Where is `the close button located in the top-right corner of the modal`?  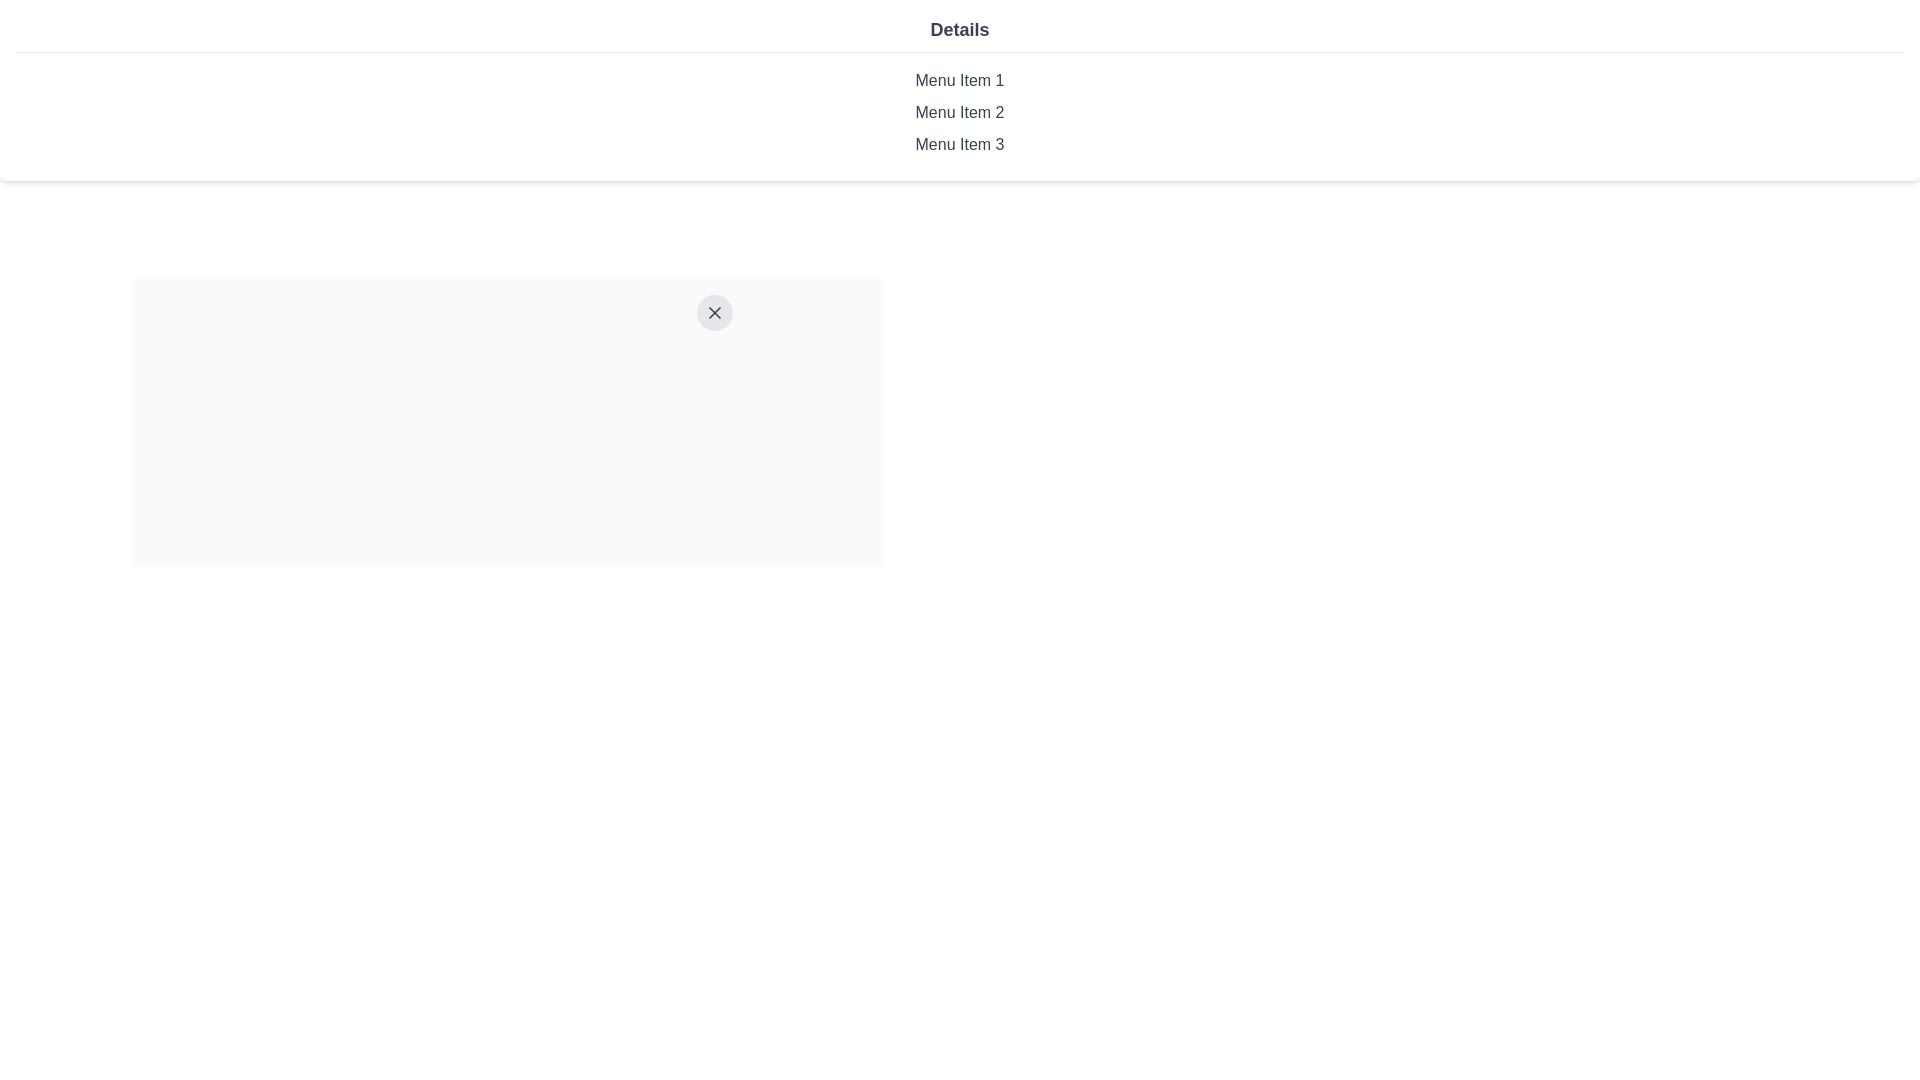
the close button located in the top-right corner of the modal is located at coordinates (714, 312).